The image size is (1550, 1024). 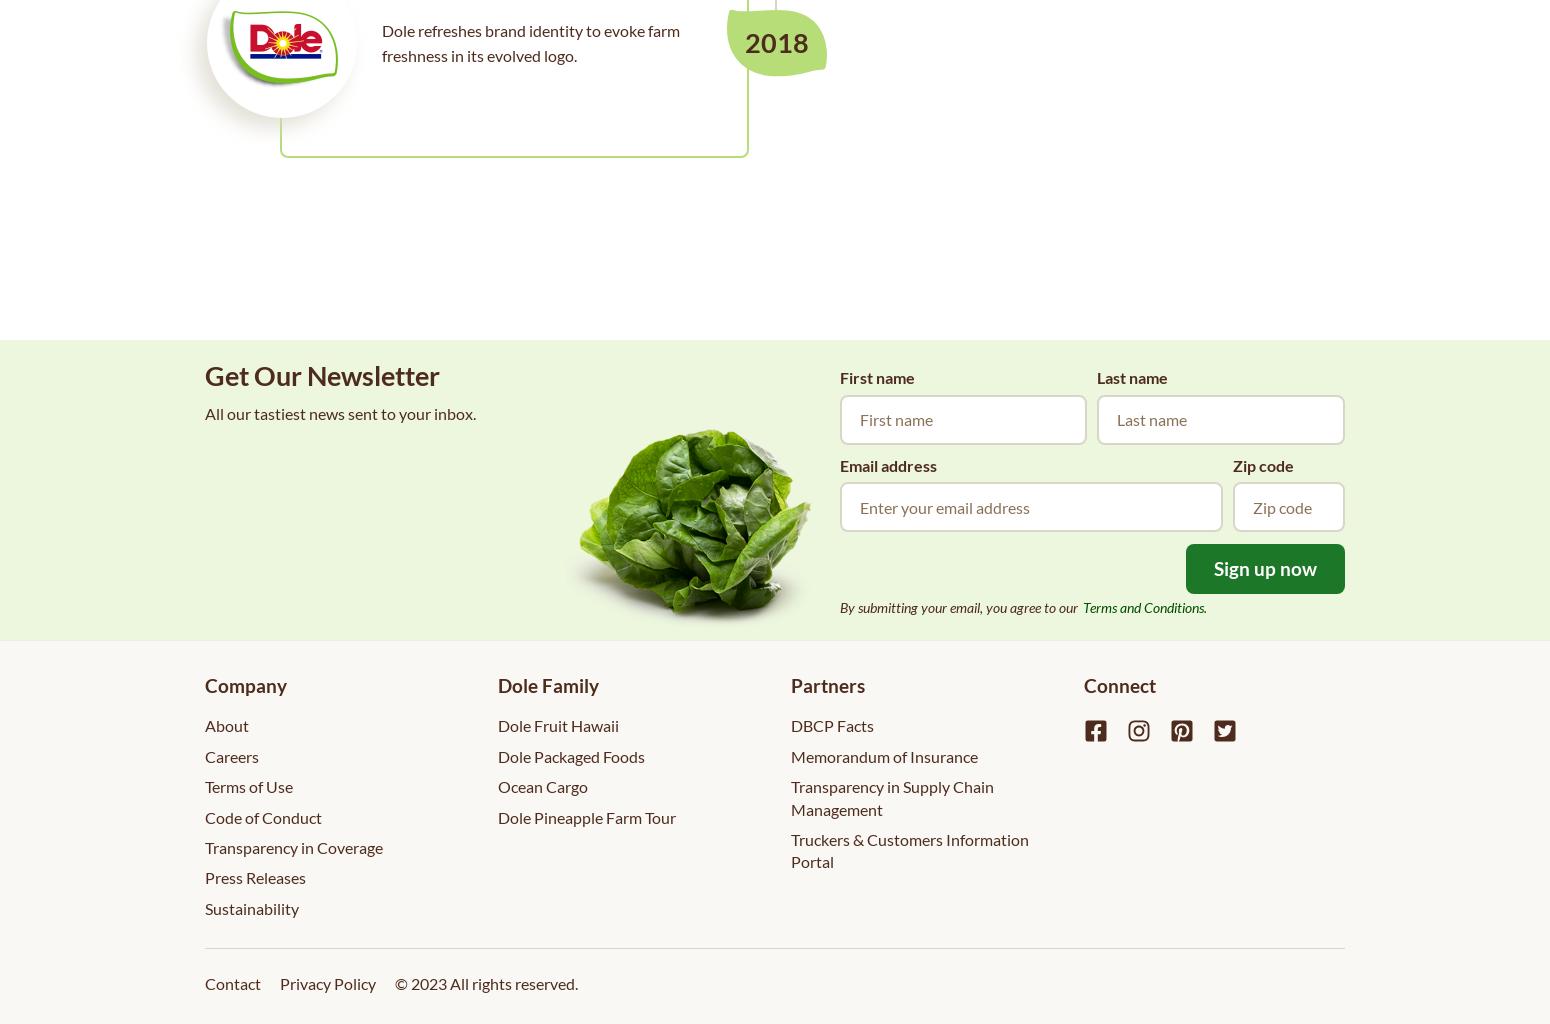 What do you see at coordinates (1119, 685) in the screenshot?
I see `'Connect'` at bounding box center [1119, 685].